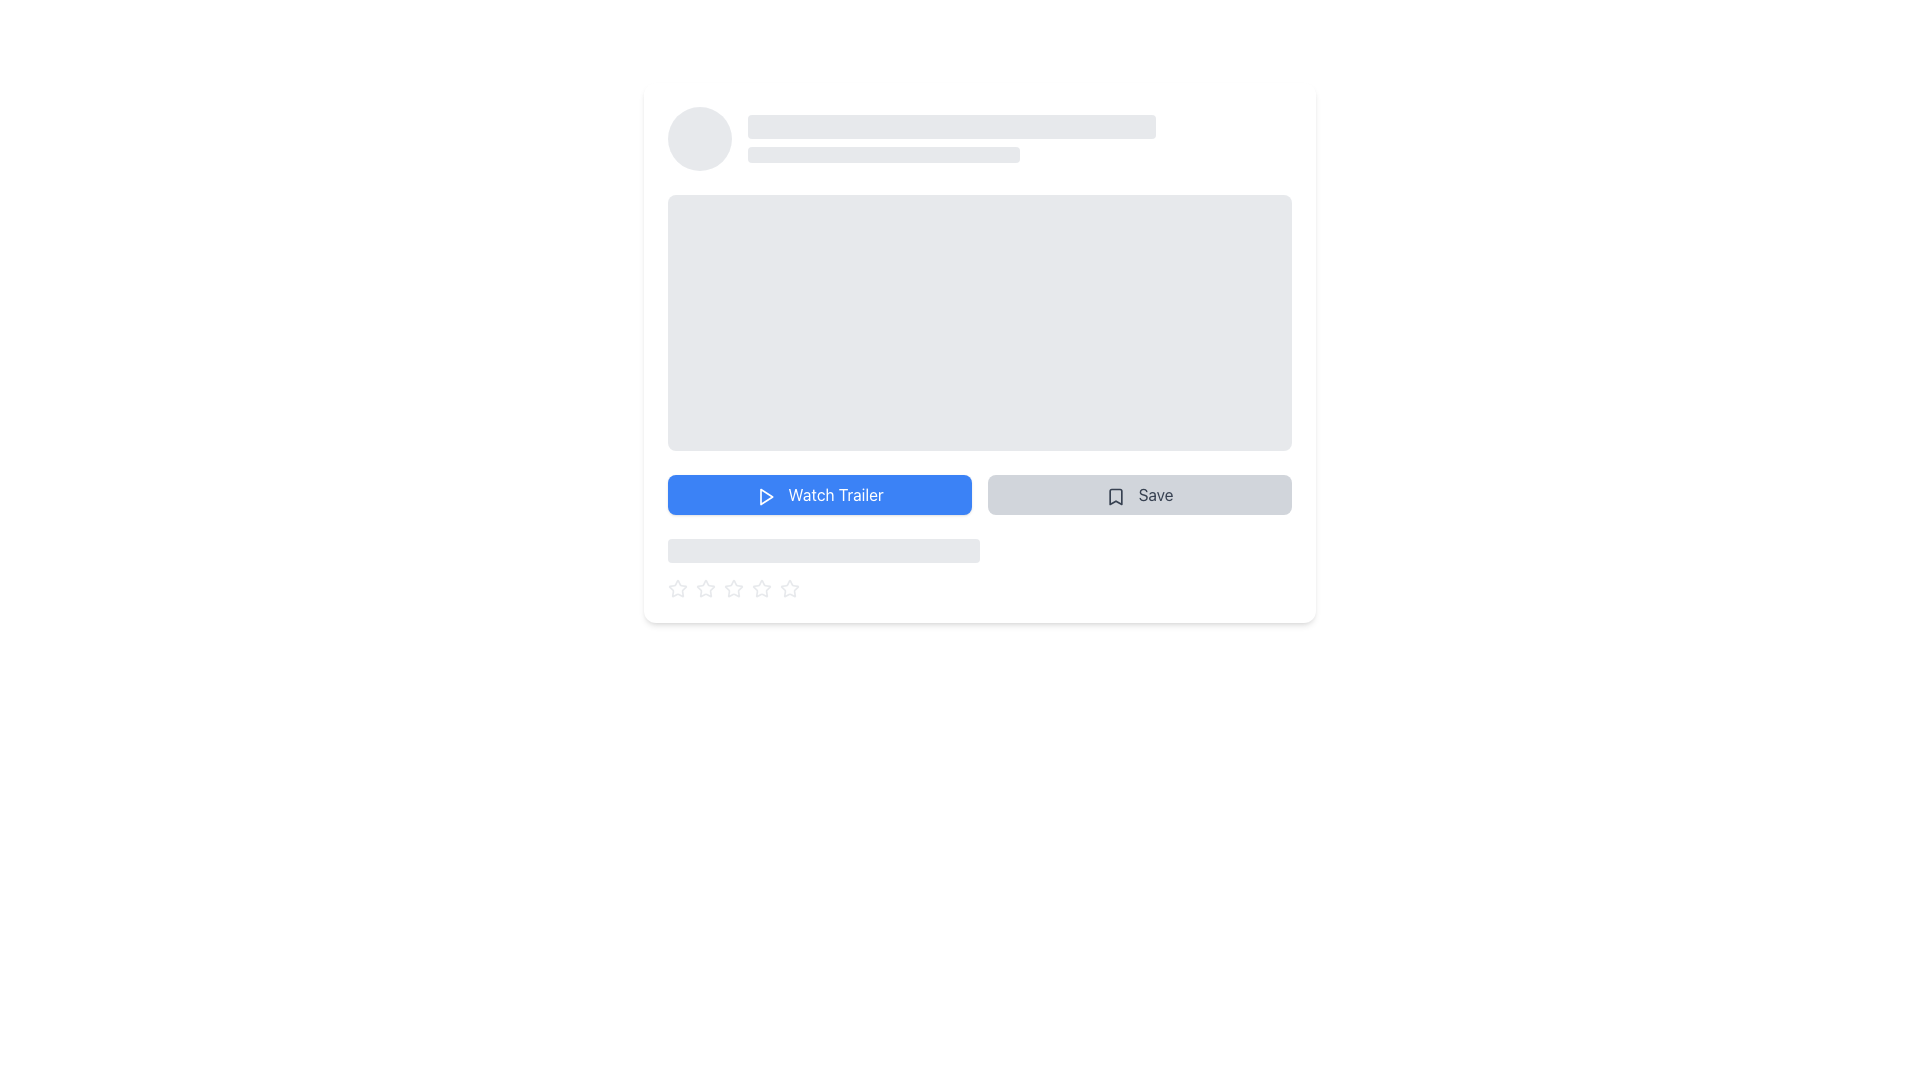 The width and height of the screenshot is (1920, 1080). I want to click on the second star in the star rating selection, so click(761, 587).